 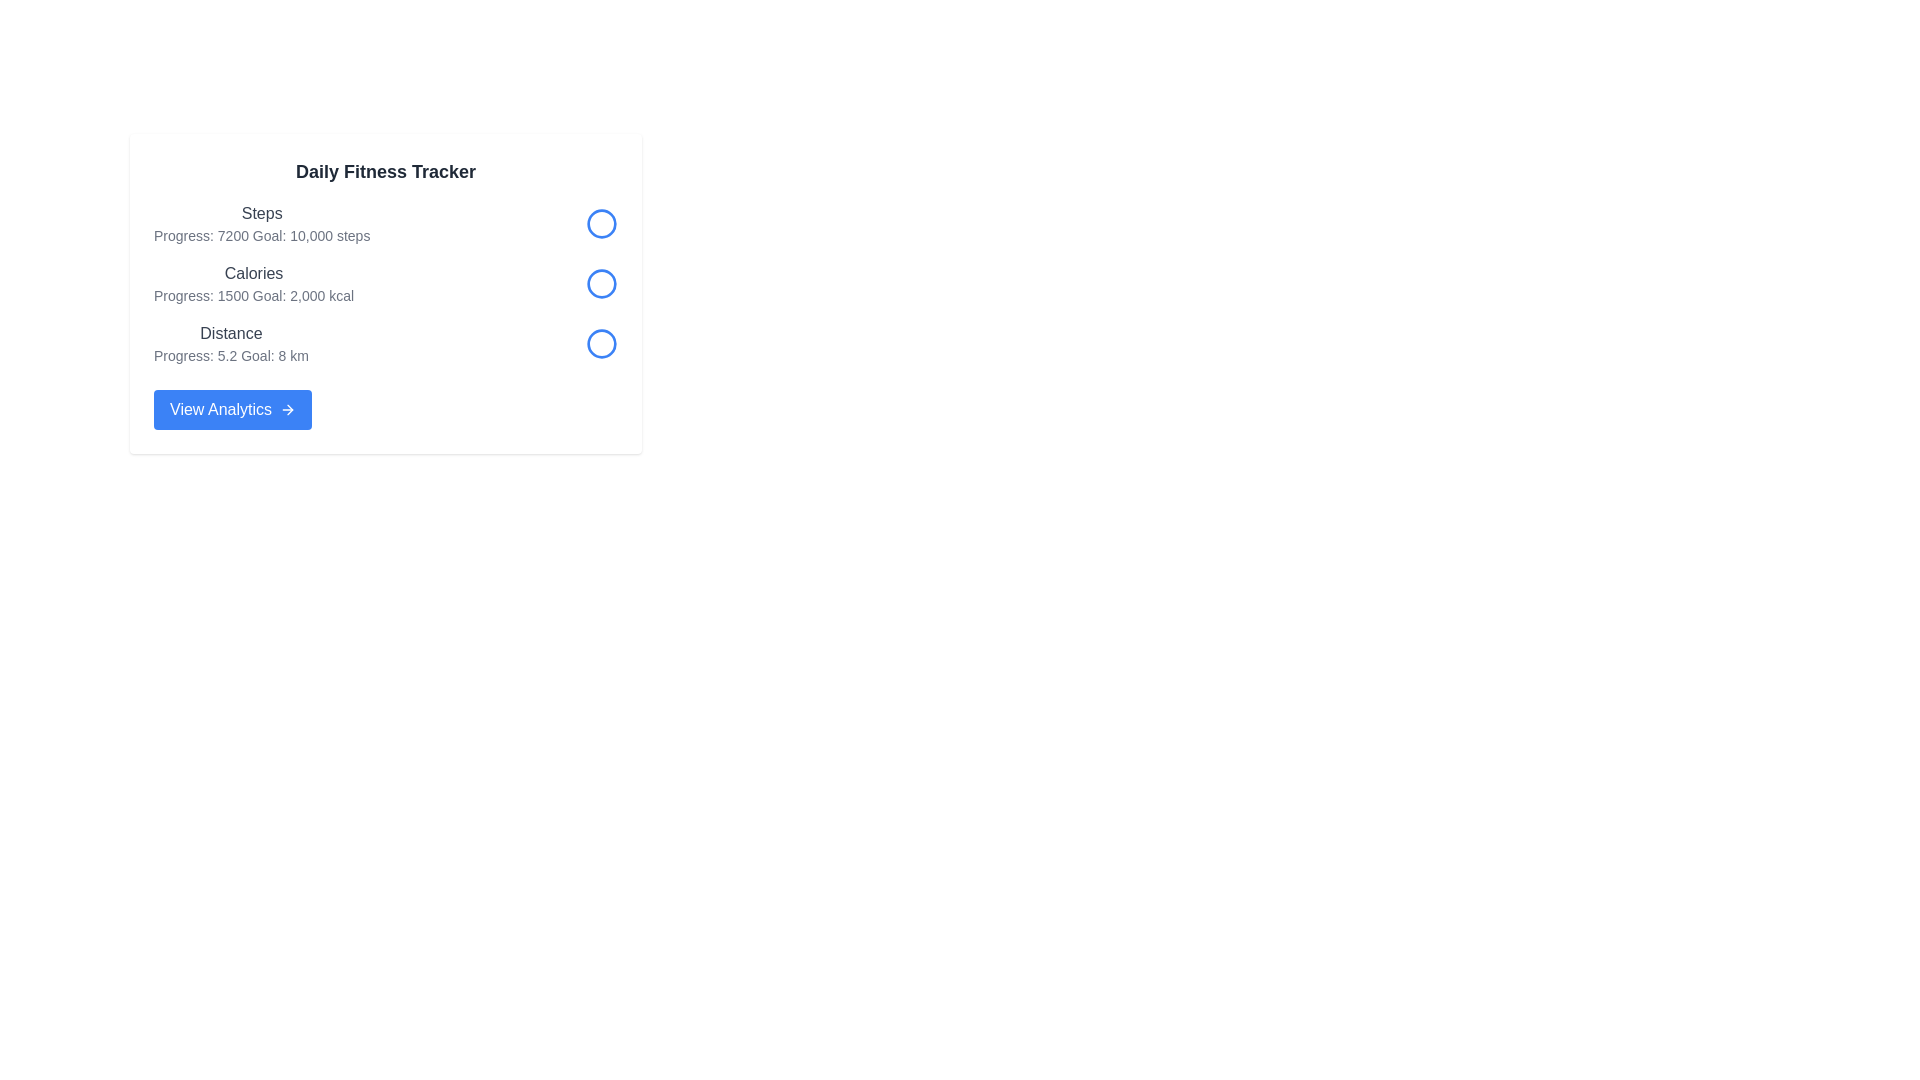 What do you see at coordinates (231, 354) in the screenshot?
I see `the Text Display element that shows the current progress (5.2 km) and total goal (8 km) in the Daily Fitness Tracker card, positioned below the 'Distance' heading` at bounding box center [231, 354].